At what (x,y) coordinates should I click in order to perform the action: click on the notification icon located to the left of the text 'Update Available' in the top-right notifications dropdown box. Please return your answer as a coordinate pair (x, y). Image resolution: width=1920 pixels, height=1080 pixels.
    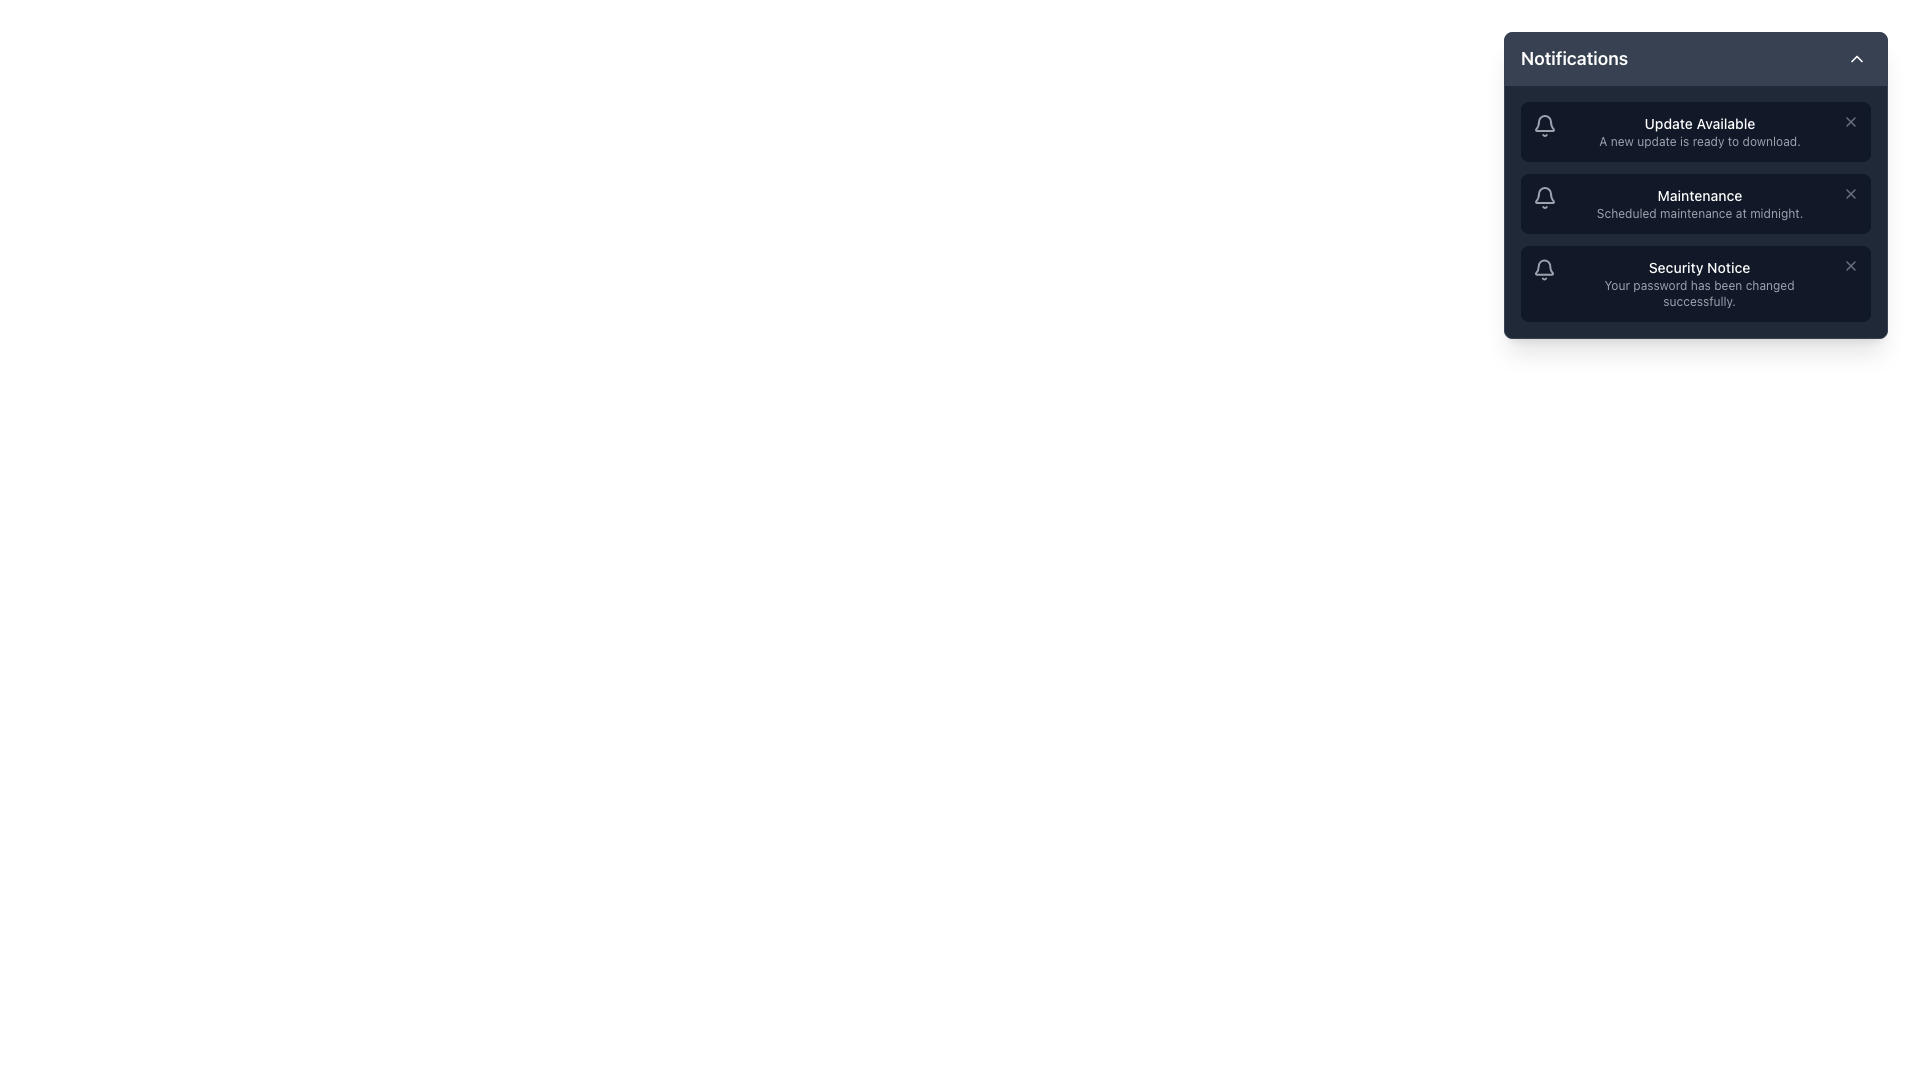
    Looking at the image, I should click on (1544, 126).